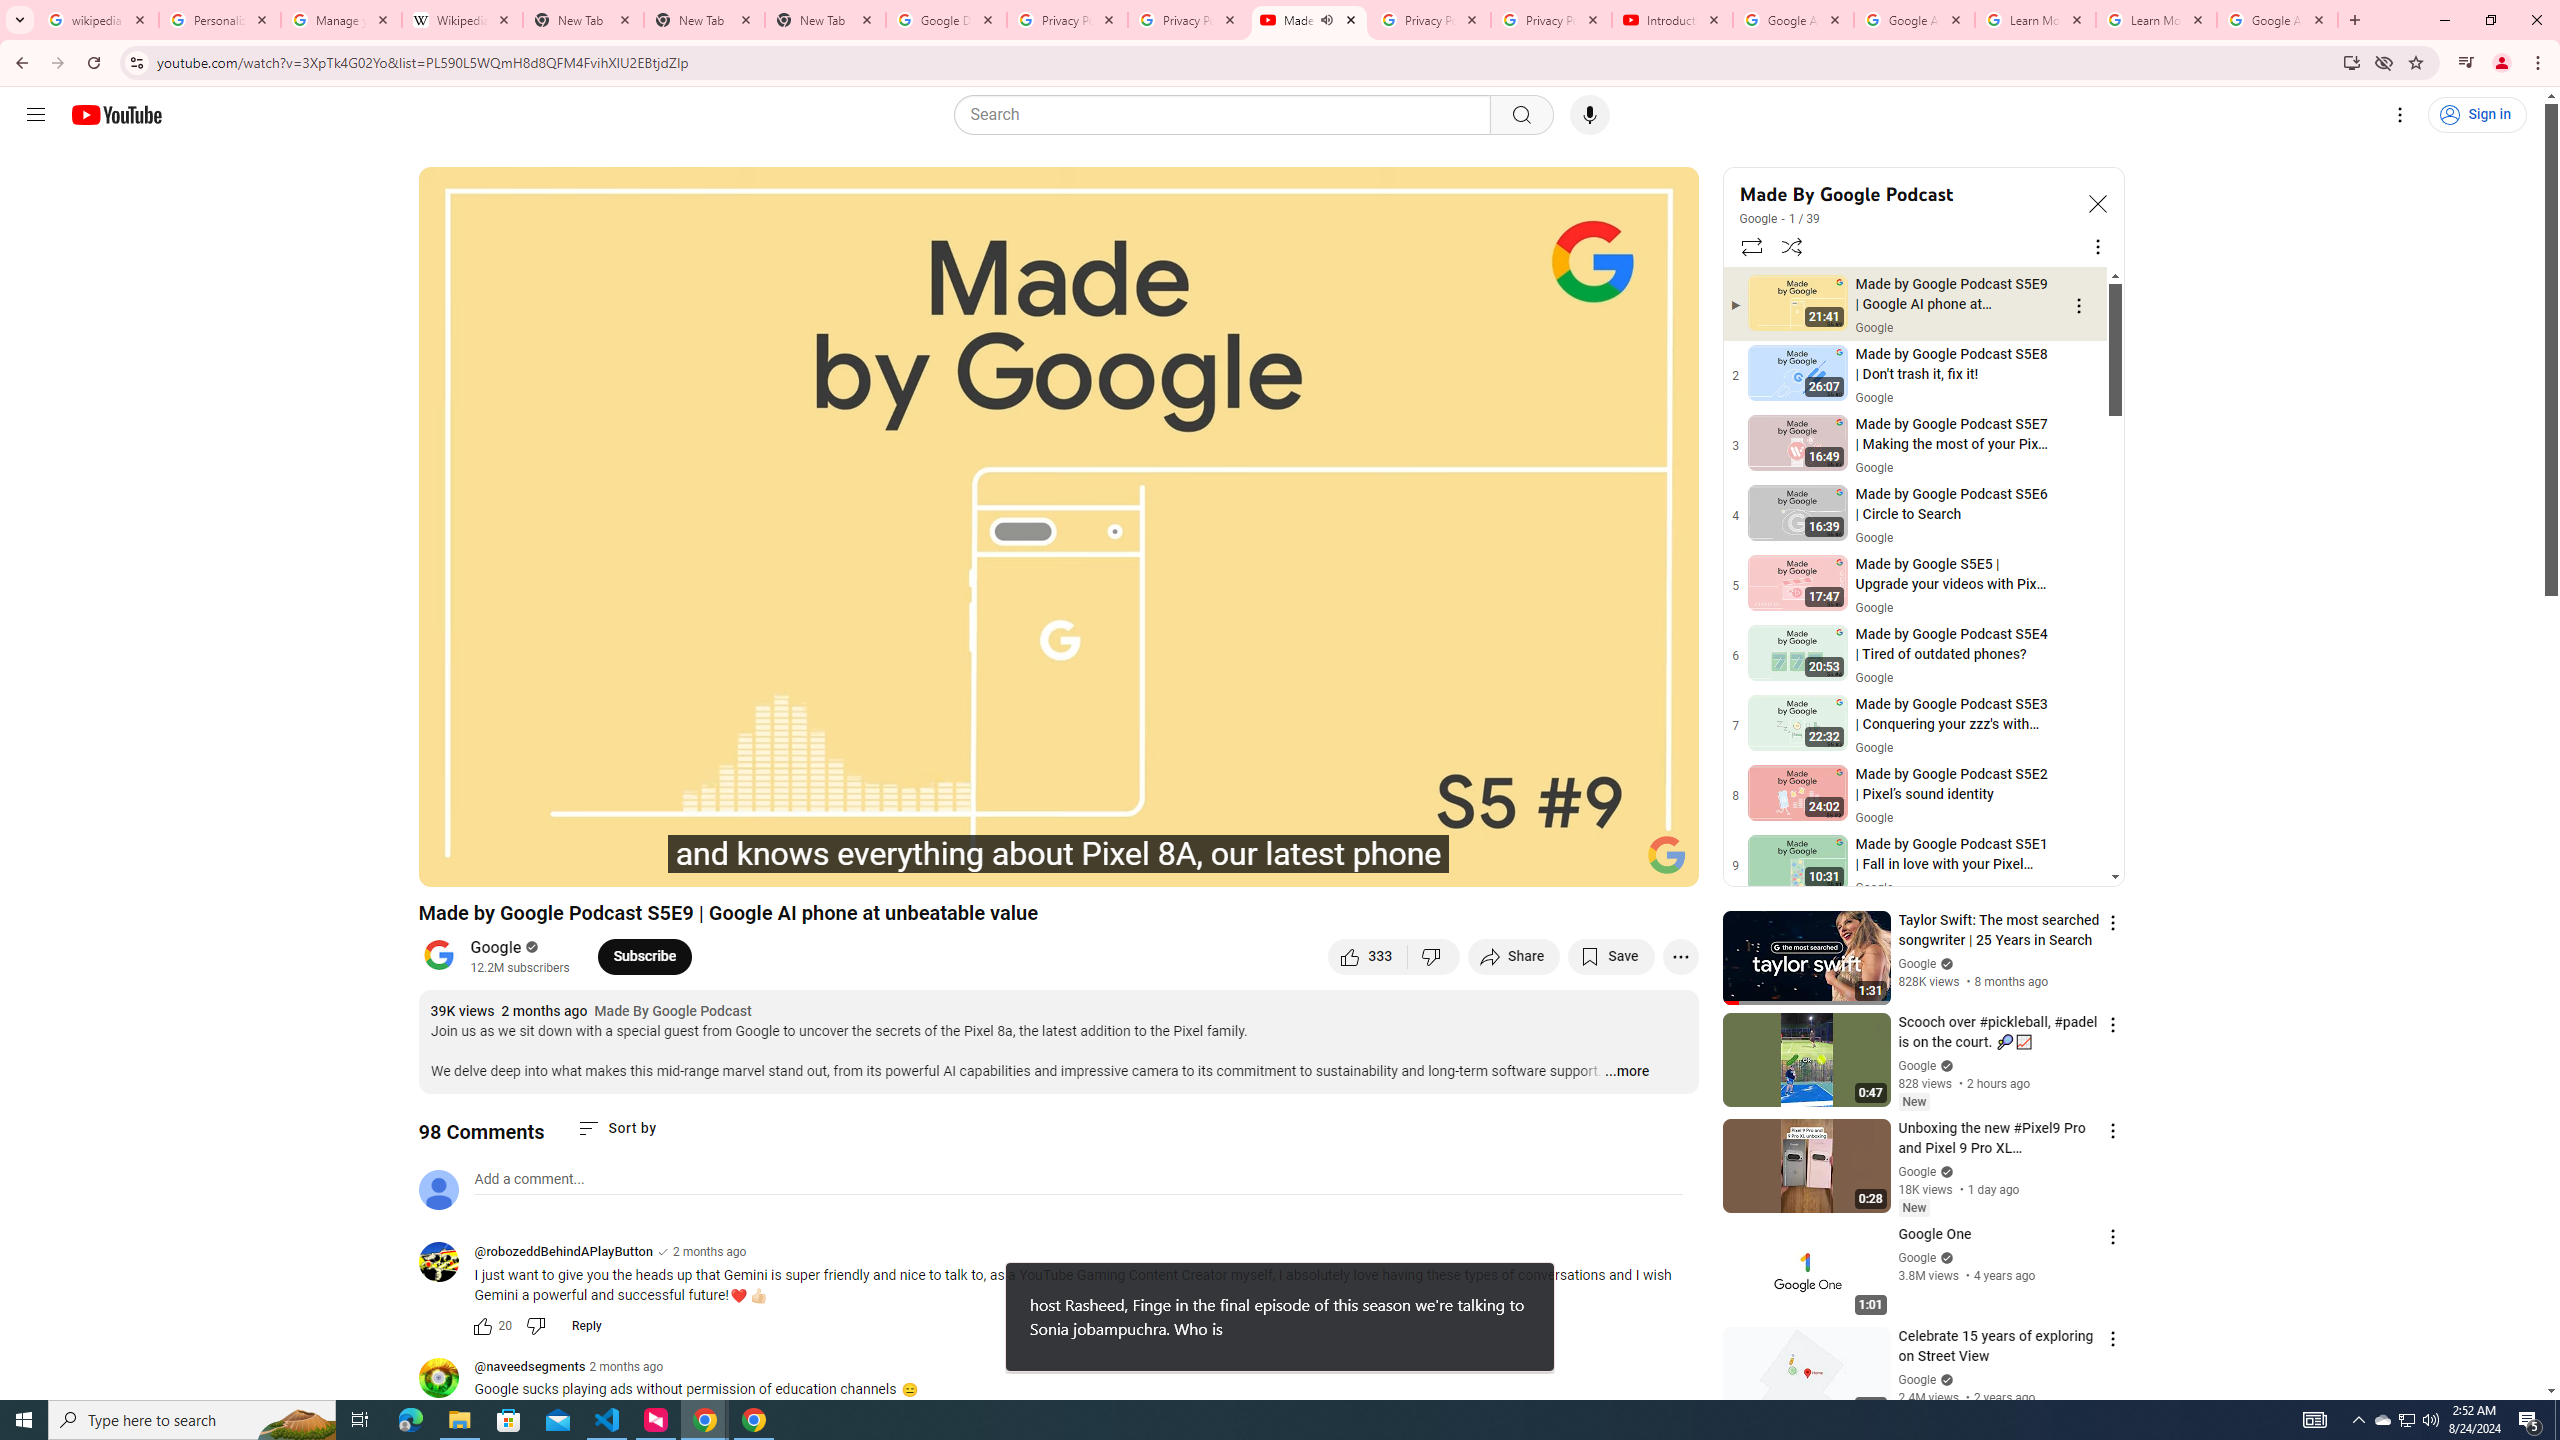 The image size is (2560, 1440). Describe the element at coordinates (1666, 854) in the screenshot. I see `'Channel watermark'` at that location.